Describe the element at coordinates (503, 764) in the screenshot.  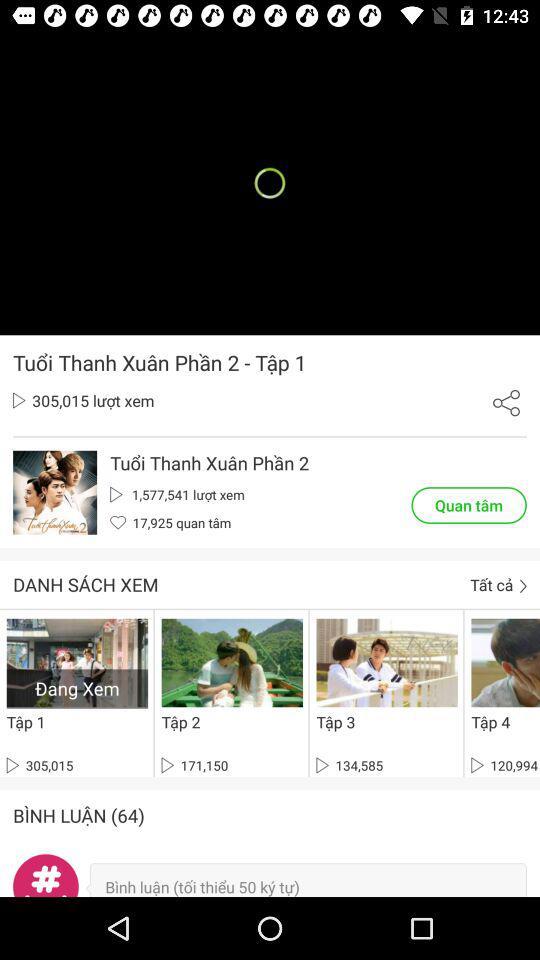
I see `120,994 icon` at that location.